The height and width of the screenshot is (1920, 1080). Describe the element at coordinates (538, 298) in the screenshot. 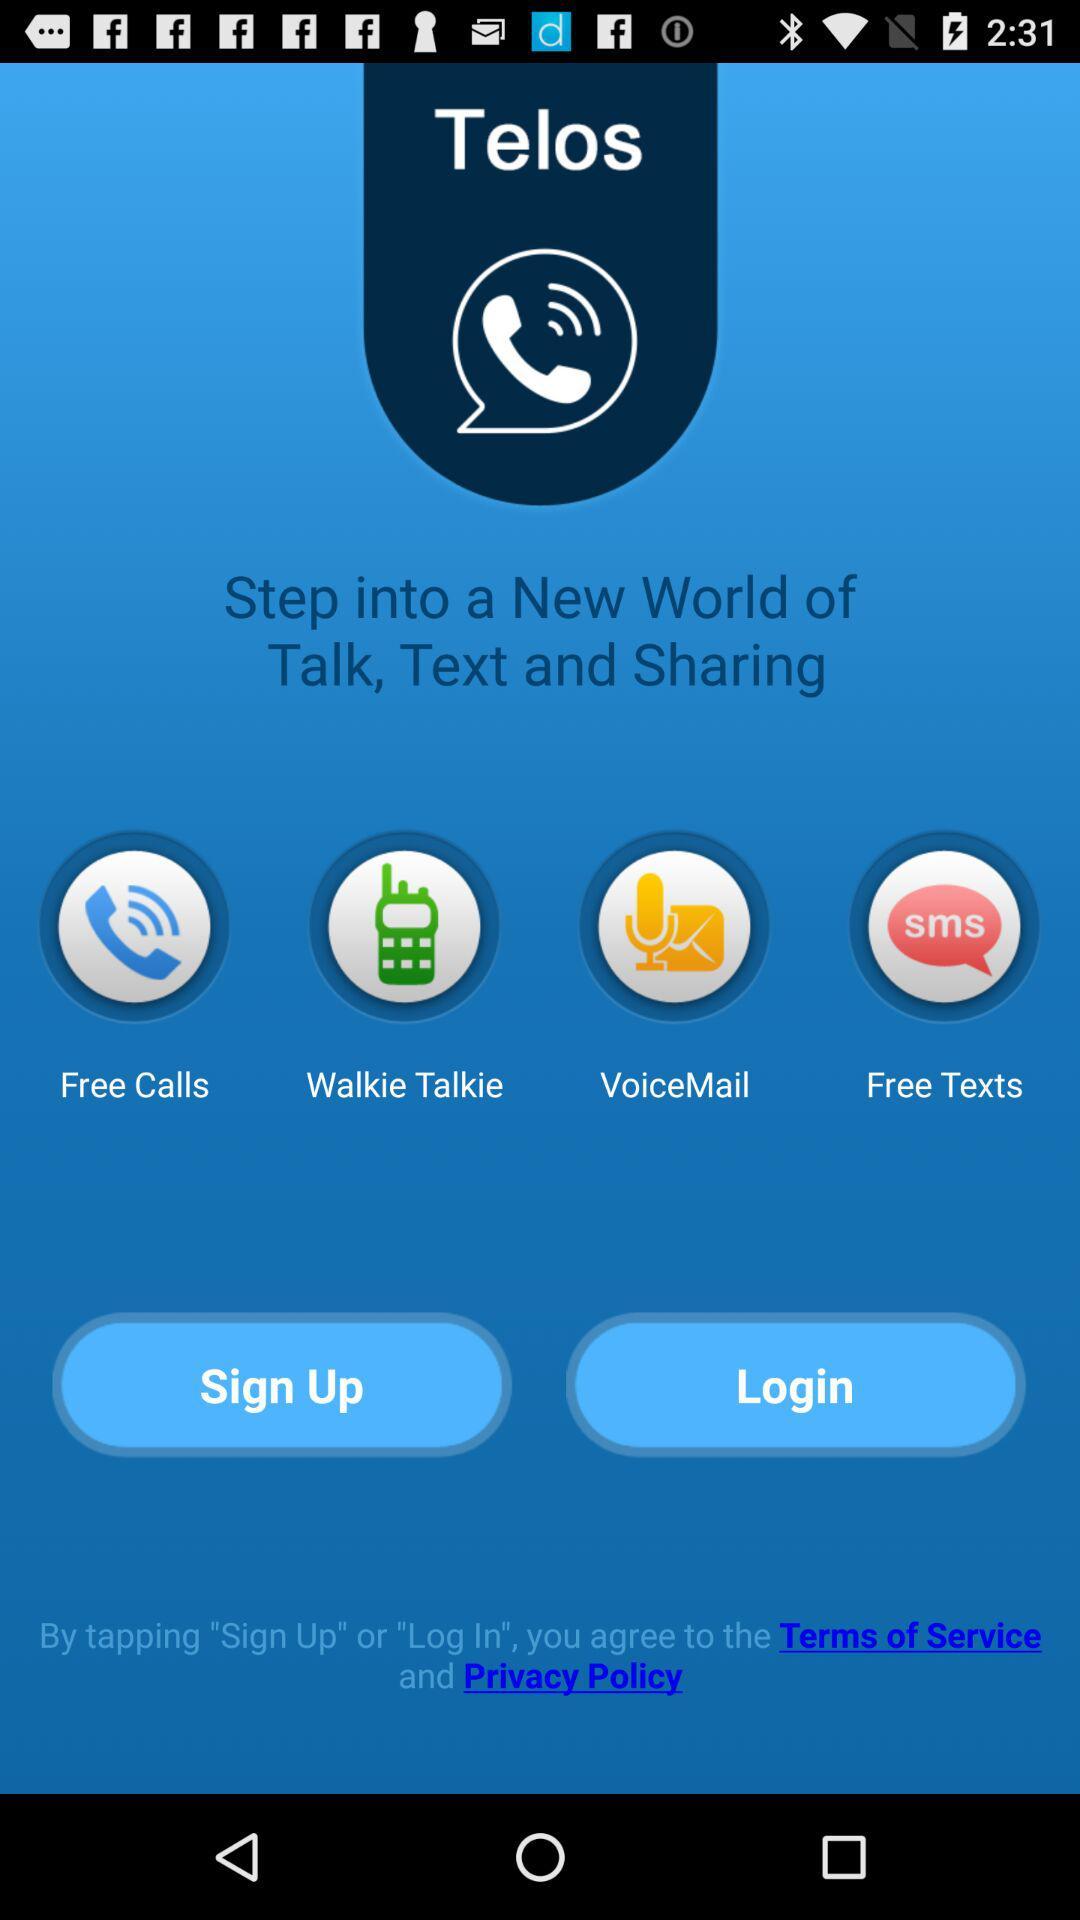

I see `the item above the step into a app` at that location.